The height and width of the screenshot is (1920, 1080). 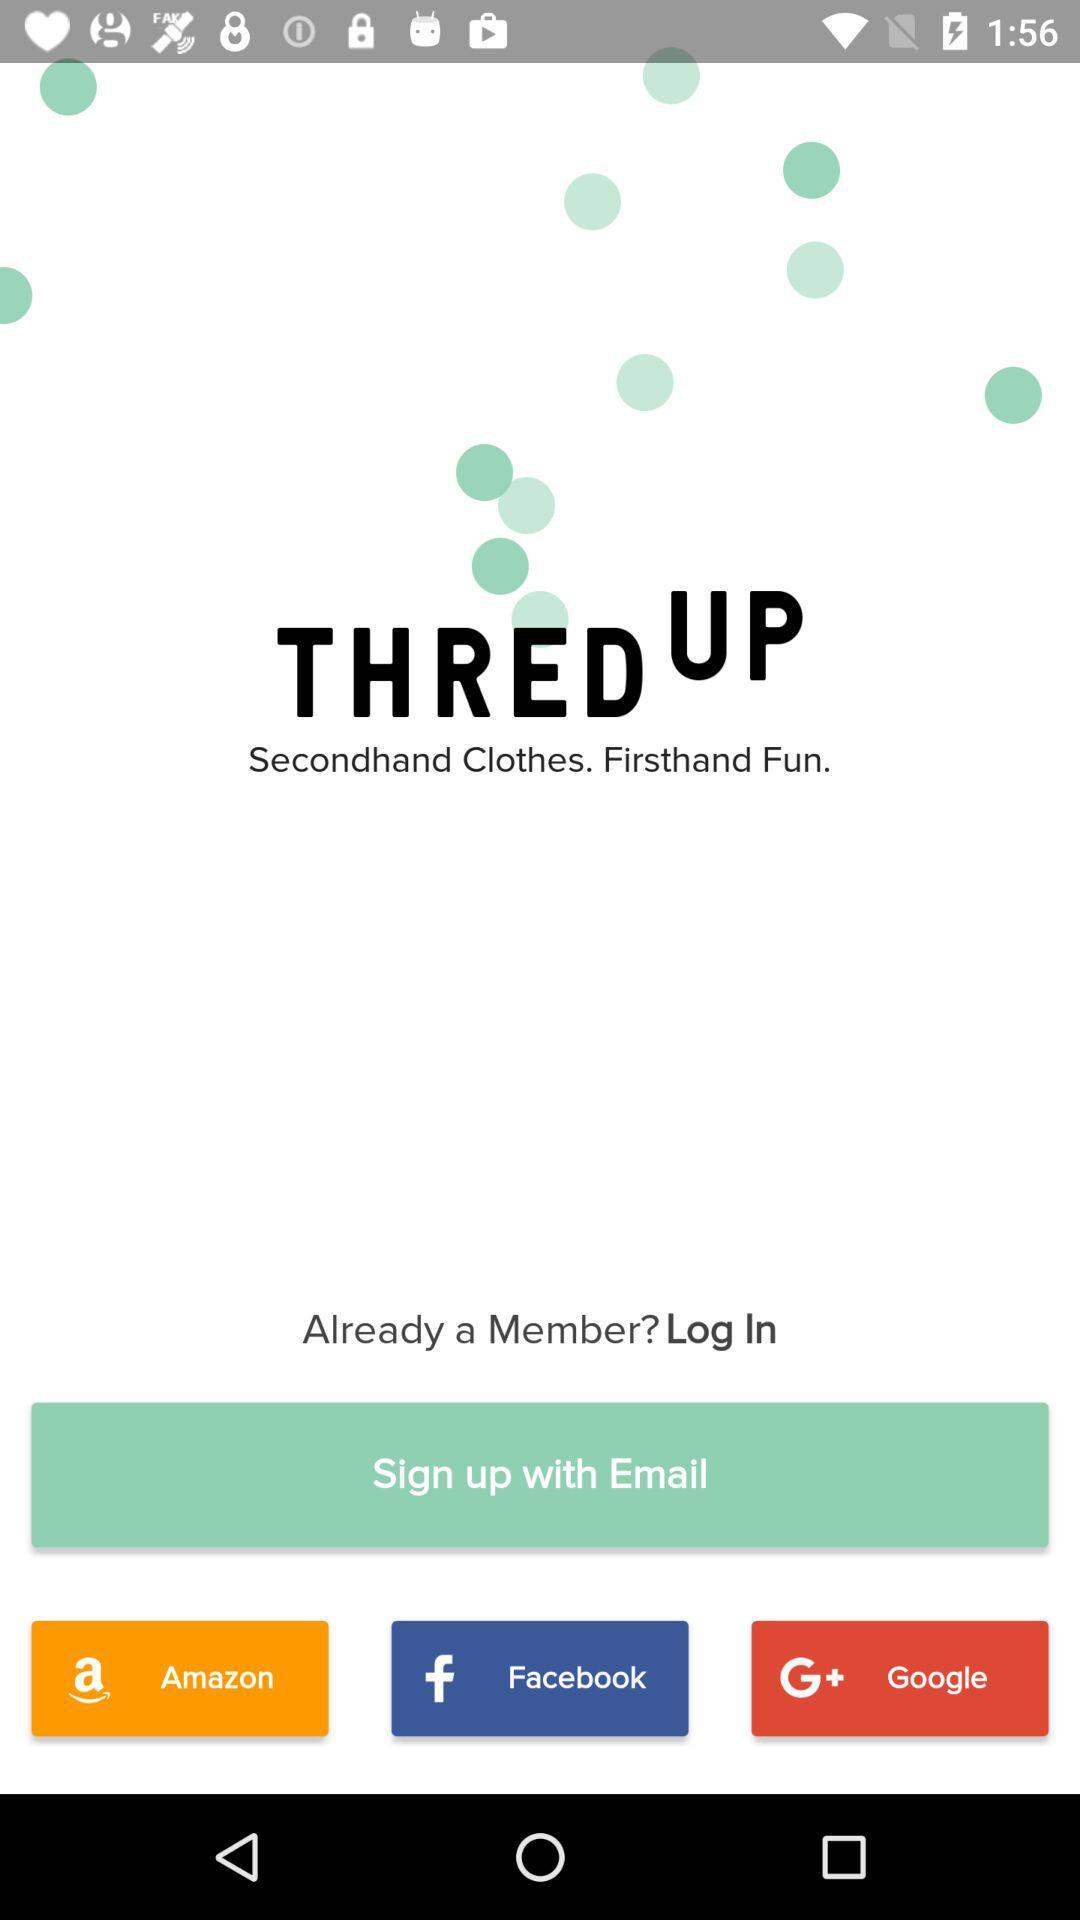 What do you see at coordinates (898, 1678) in the screenshot?
I see `the icon next to facebook` at bounding box center [898, 1678].